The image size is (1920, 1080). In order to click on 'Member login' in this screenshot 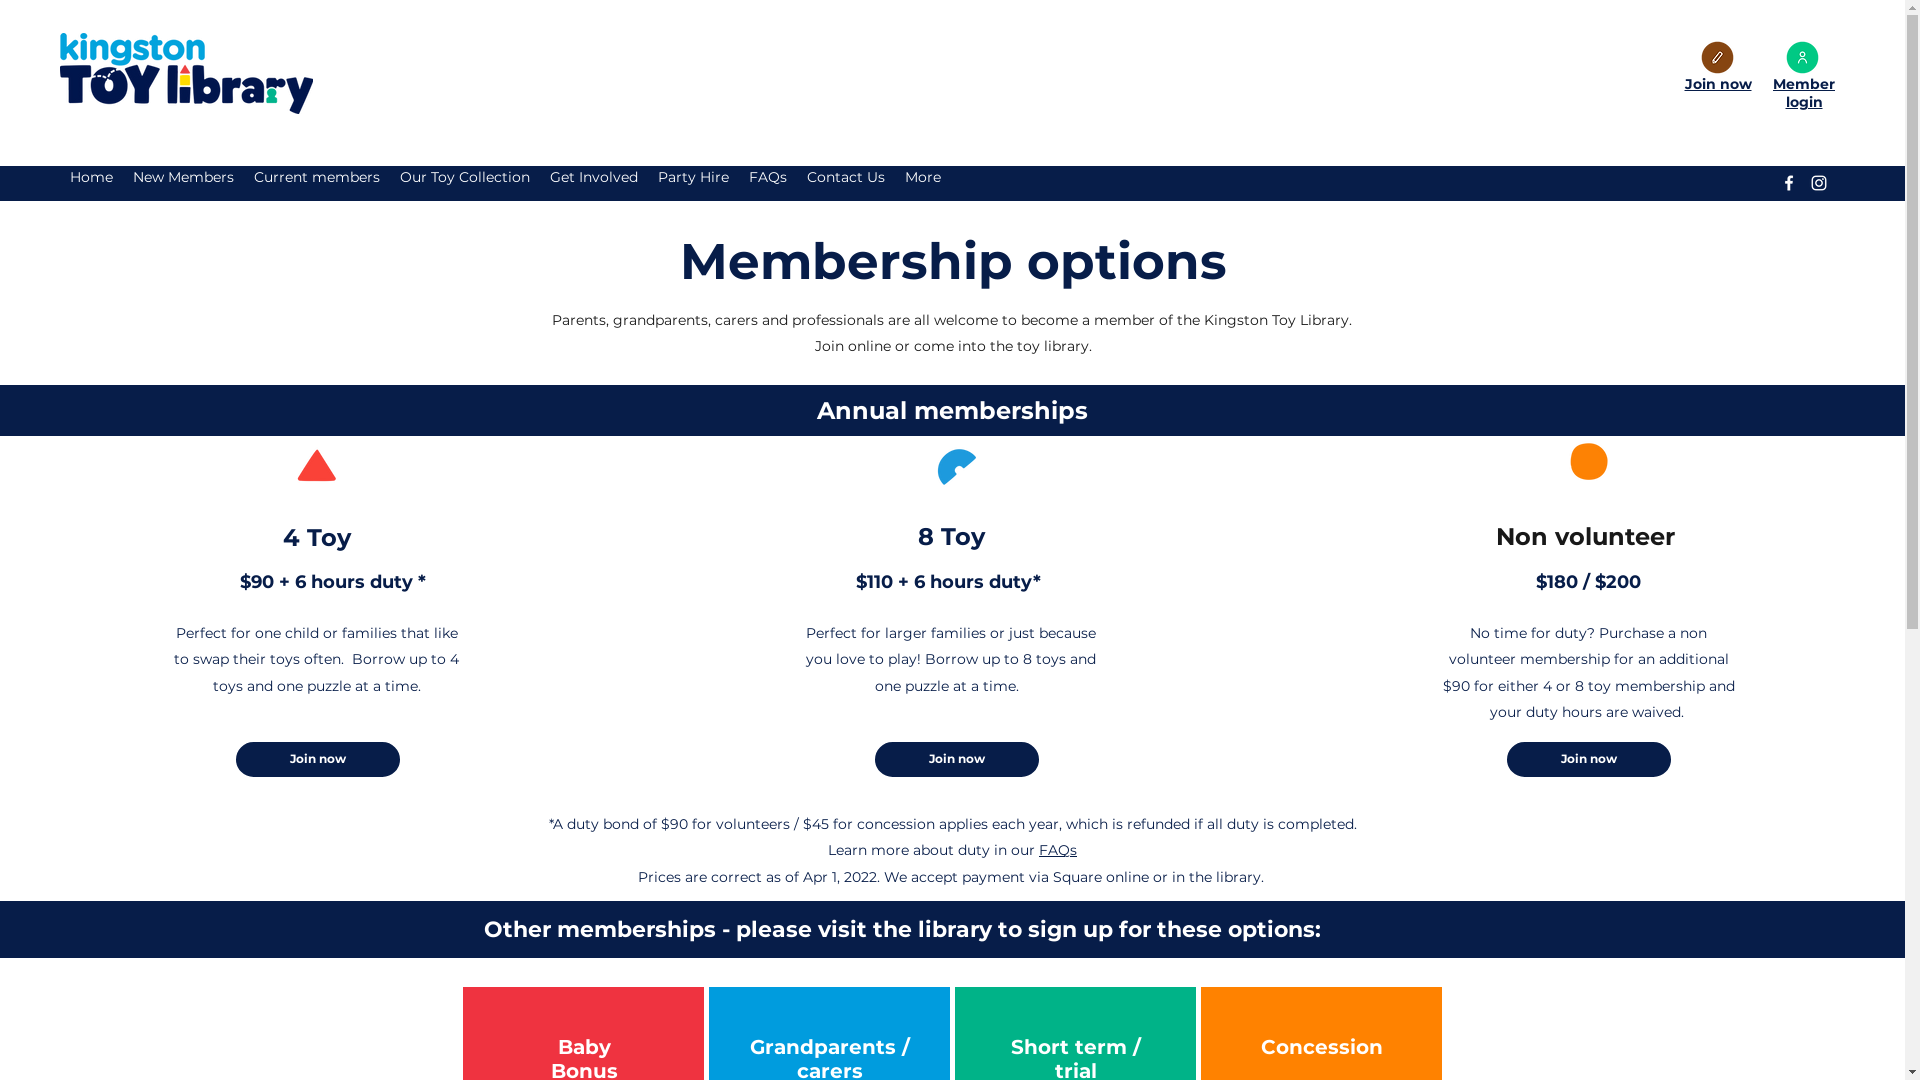, I will do `click(1804, 92)`.